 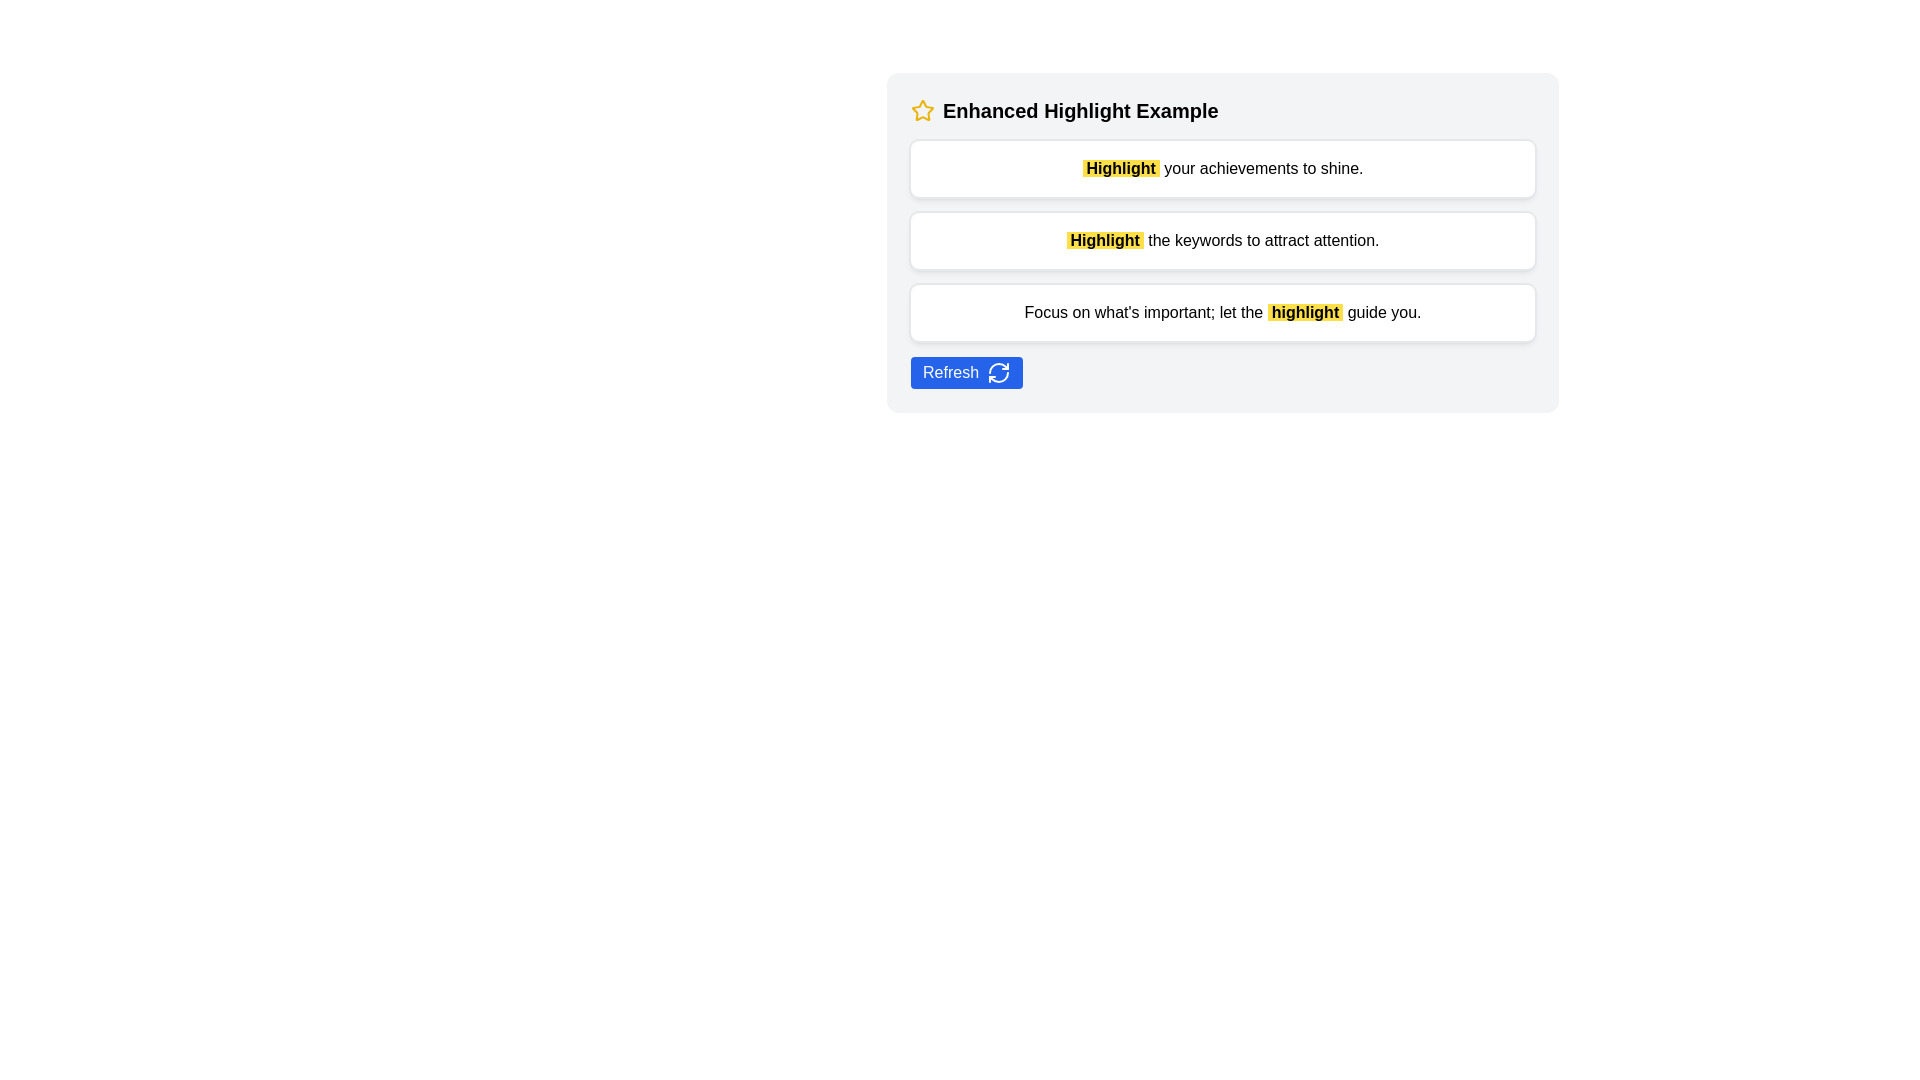 I want to click on the visual style of the bold text label 'highlight' with a yellow background, located in the last sentence of the text area between 'the' and 'guide', so click(x=1305, y=312).